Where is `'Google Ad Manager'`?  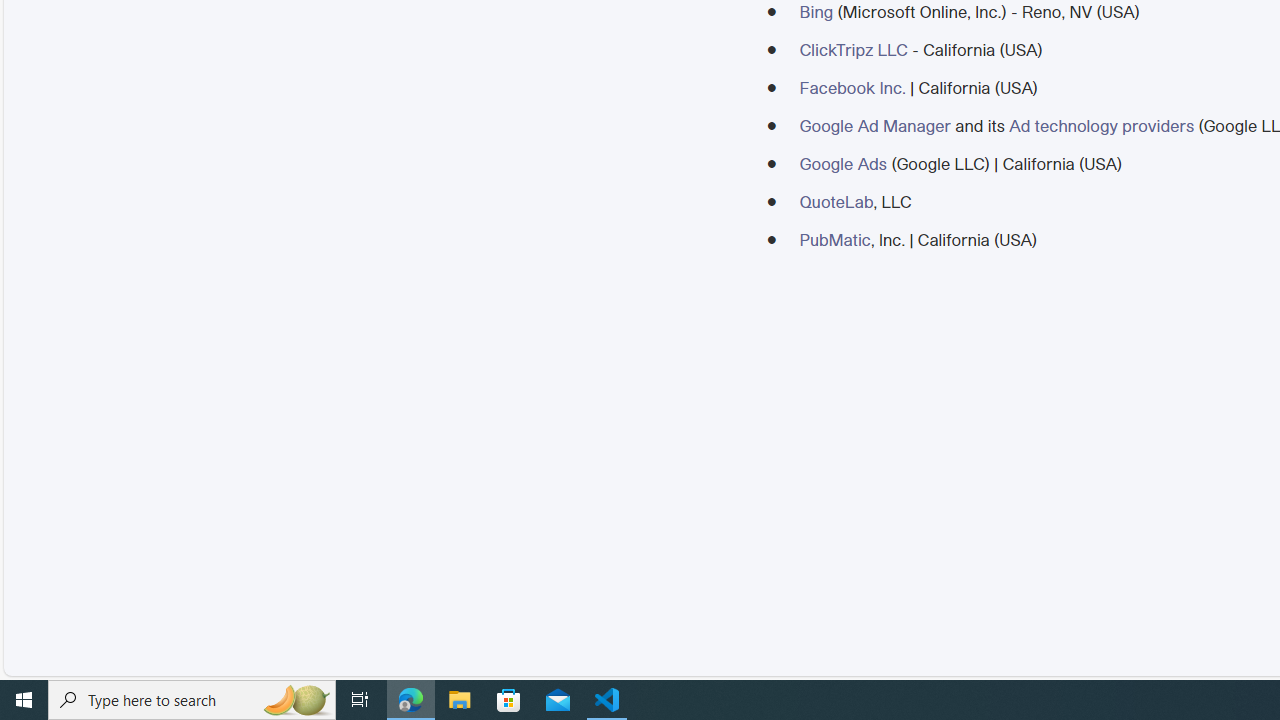 'Google Ad Manager' is located at coordinates (874, 125).